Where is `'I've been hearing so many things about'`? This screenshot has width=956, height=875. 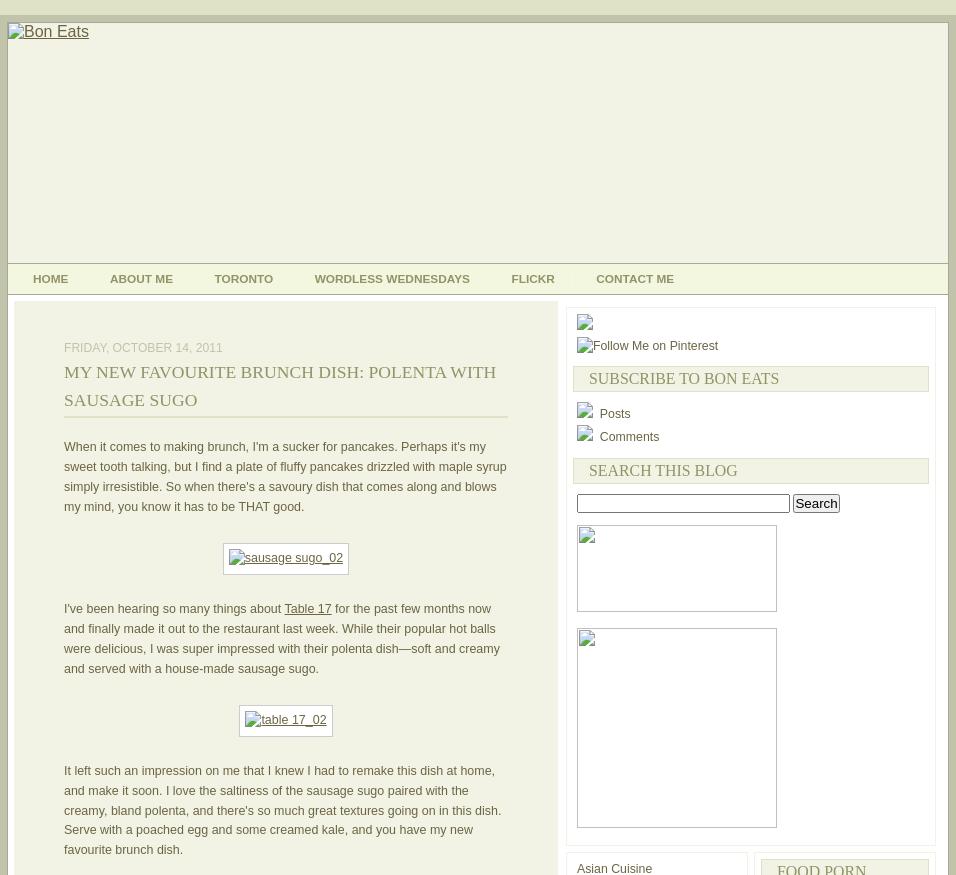
'I've been hearing so many things about' is located at coordinates (173, 608).